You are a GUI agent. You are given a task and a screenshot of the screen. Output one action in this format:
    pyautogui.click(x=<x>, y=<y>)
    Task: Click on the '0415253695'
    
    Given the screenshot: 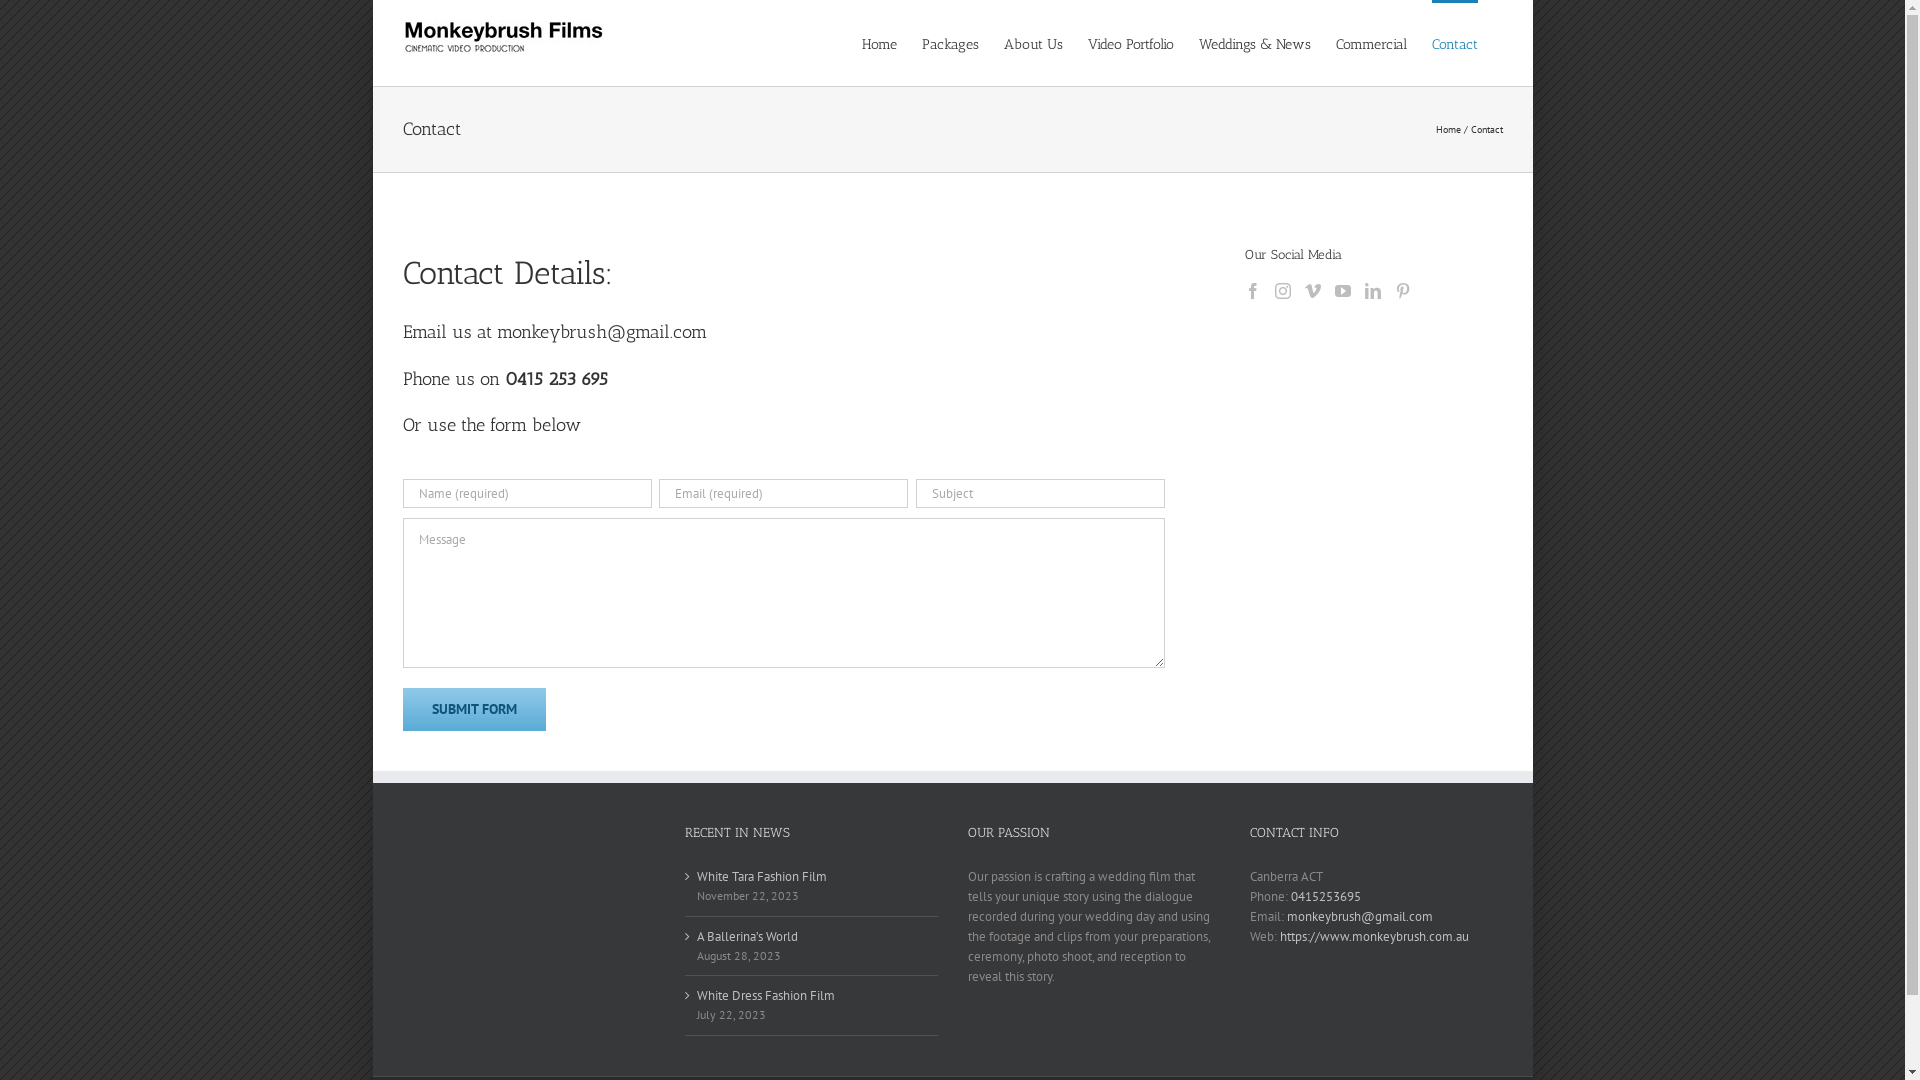 What is the action you would take?
    pyautogui.click(x=1325, y=895)
    